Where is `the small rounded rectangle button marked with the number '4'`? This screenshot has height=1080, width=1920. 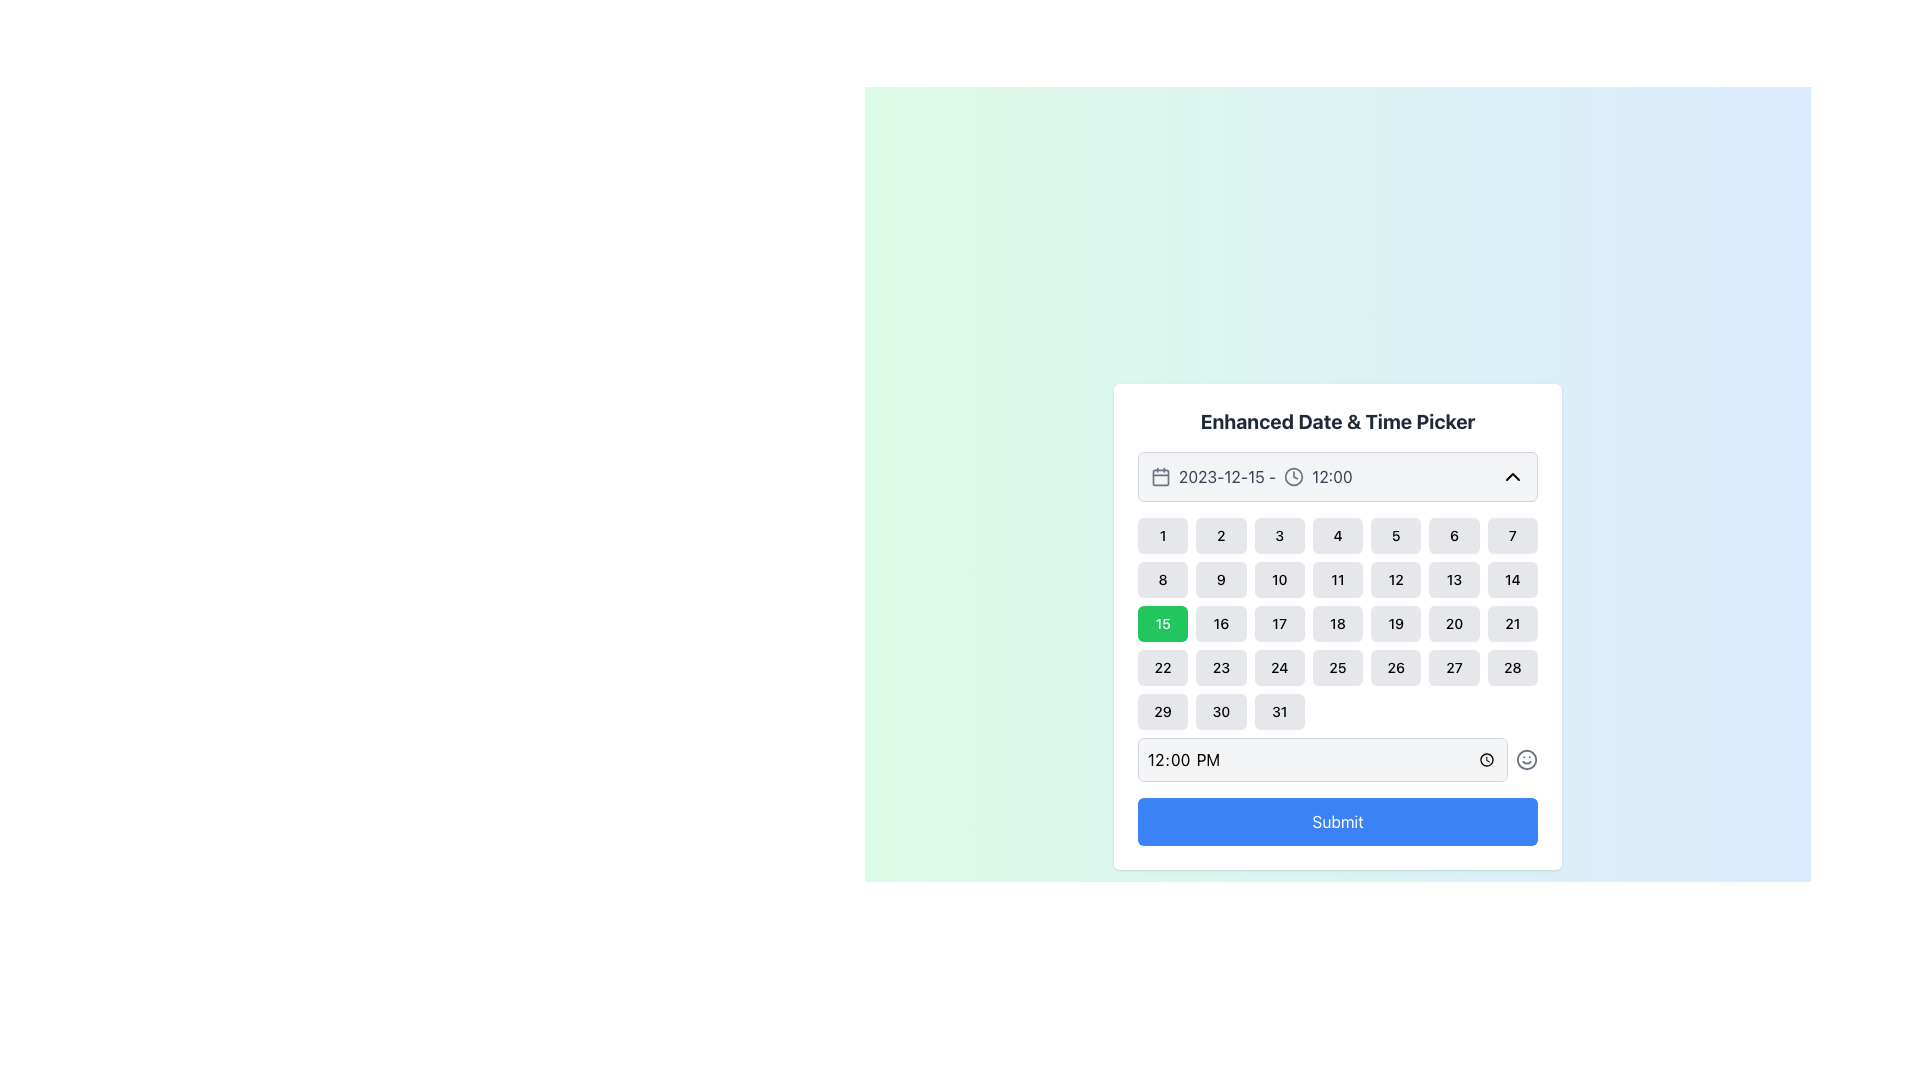 the small rounded rectangle button marked with the number '4' is located at coordinates (1338, 535).